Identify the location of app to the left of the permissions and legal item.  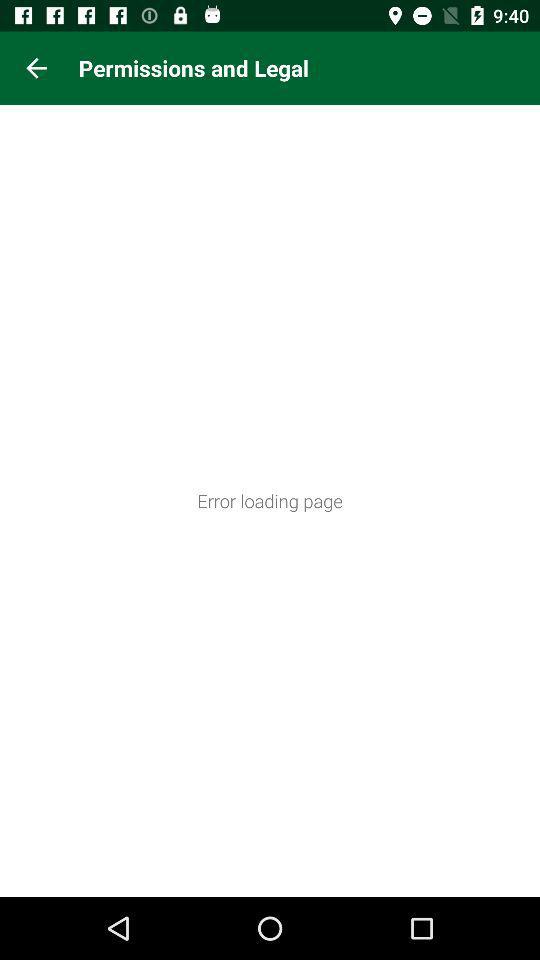
(36, 68).